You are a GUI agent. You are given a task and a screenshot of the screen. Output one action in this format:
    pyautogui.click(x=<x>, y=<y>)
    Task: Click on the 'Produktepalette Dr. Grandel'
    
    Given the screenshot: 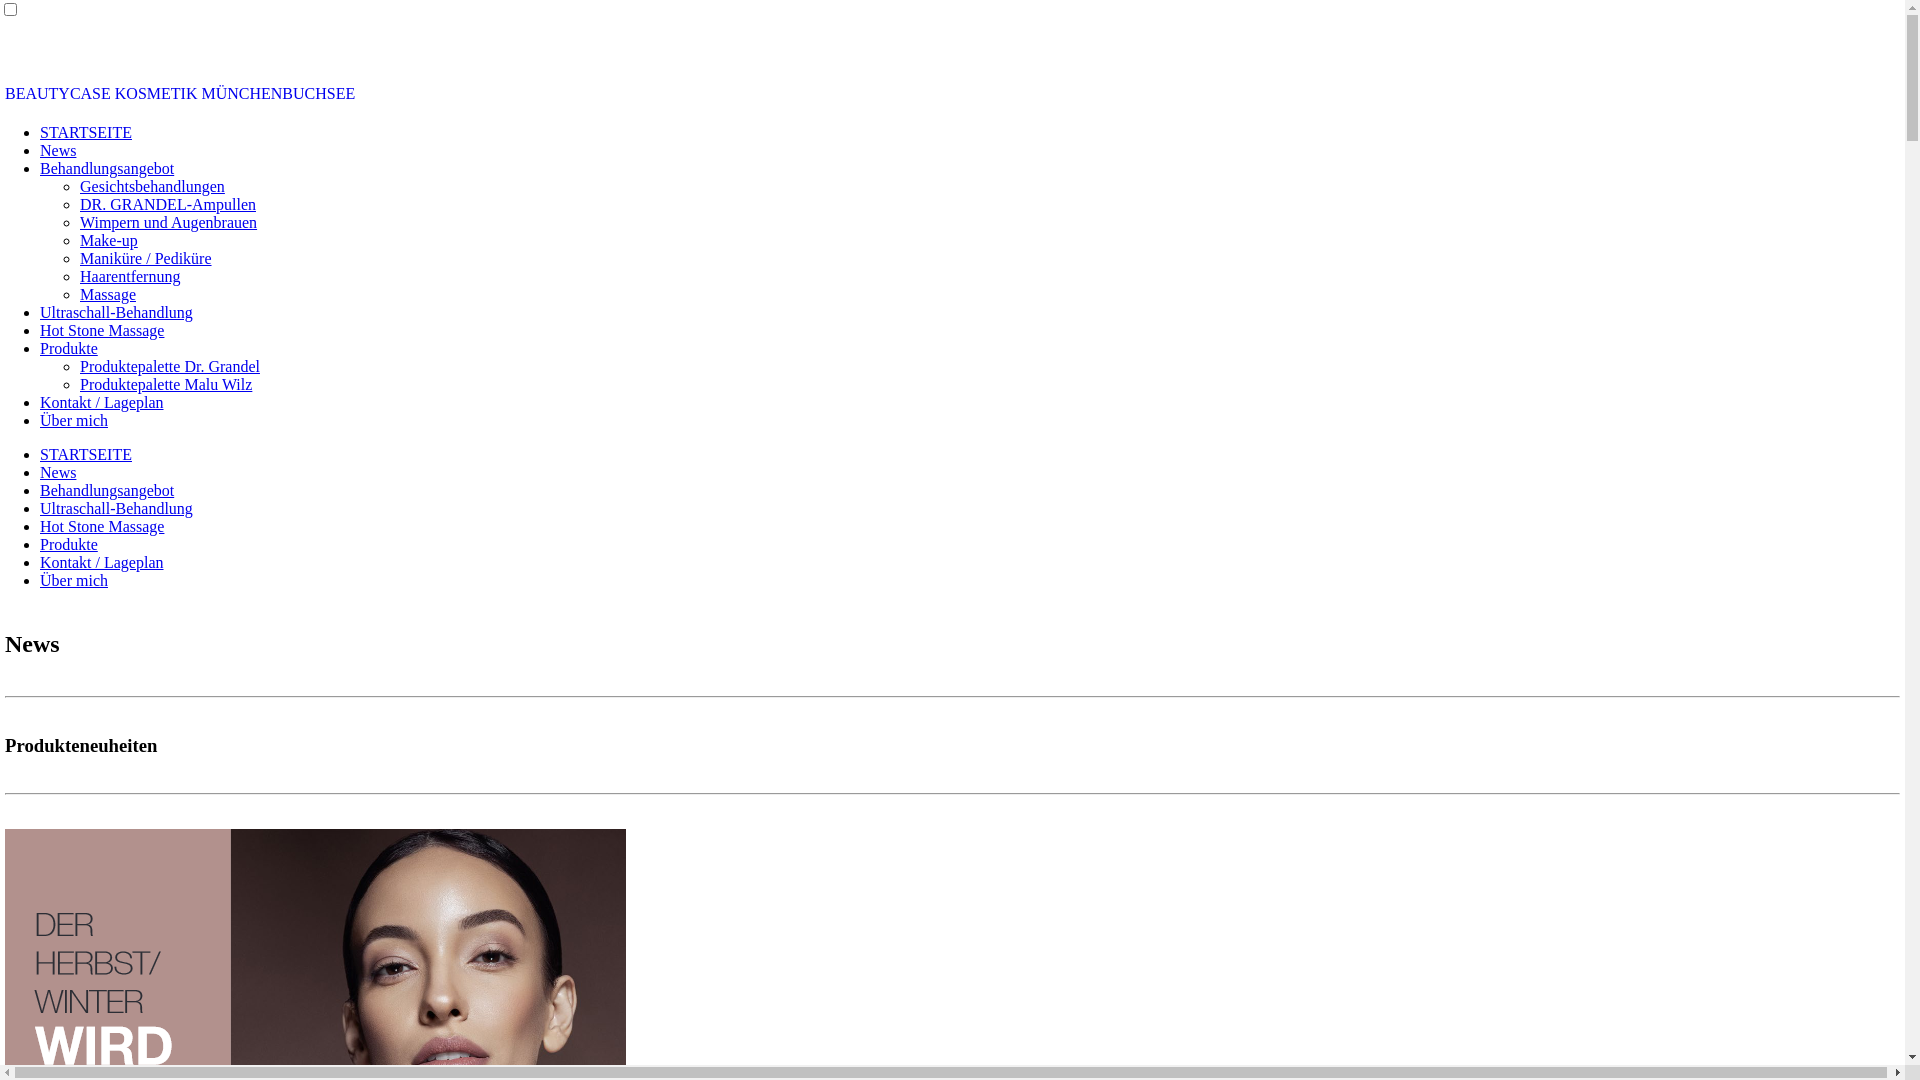 What is the action you would take?
    pyautogui.click(x=169, y=366)
    